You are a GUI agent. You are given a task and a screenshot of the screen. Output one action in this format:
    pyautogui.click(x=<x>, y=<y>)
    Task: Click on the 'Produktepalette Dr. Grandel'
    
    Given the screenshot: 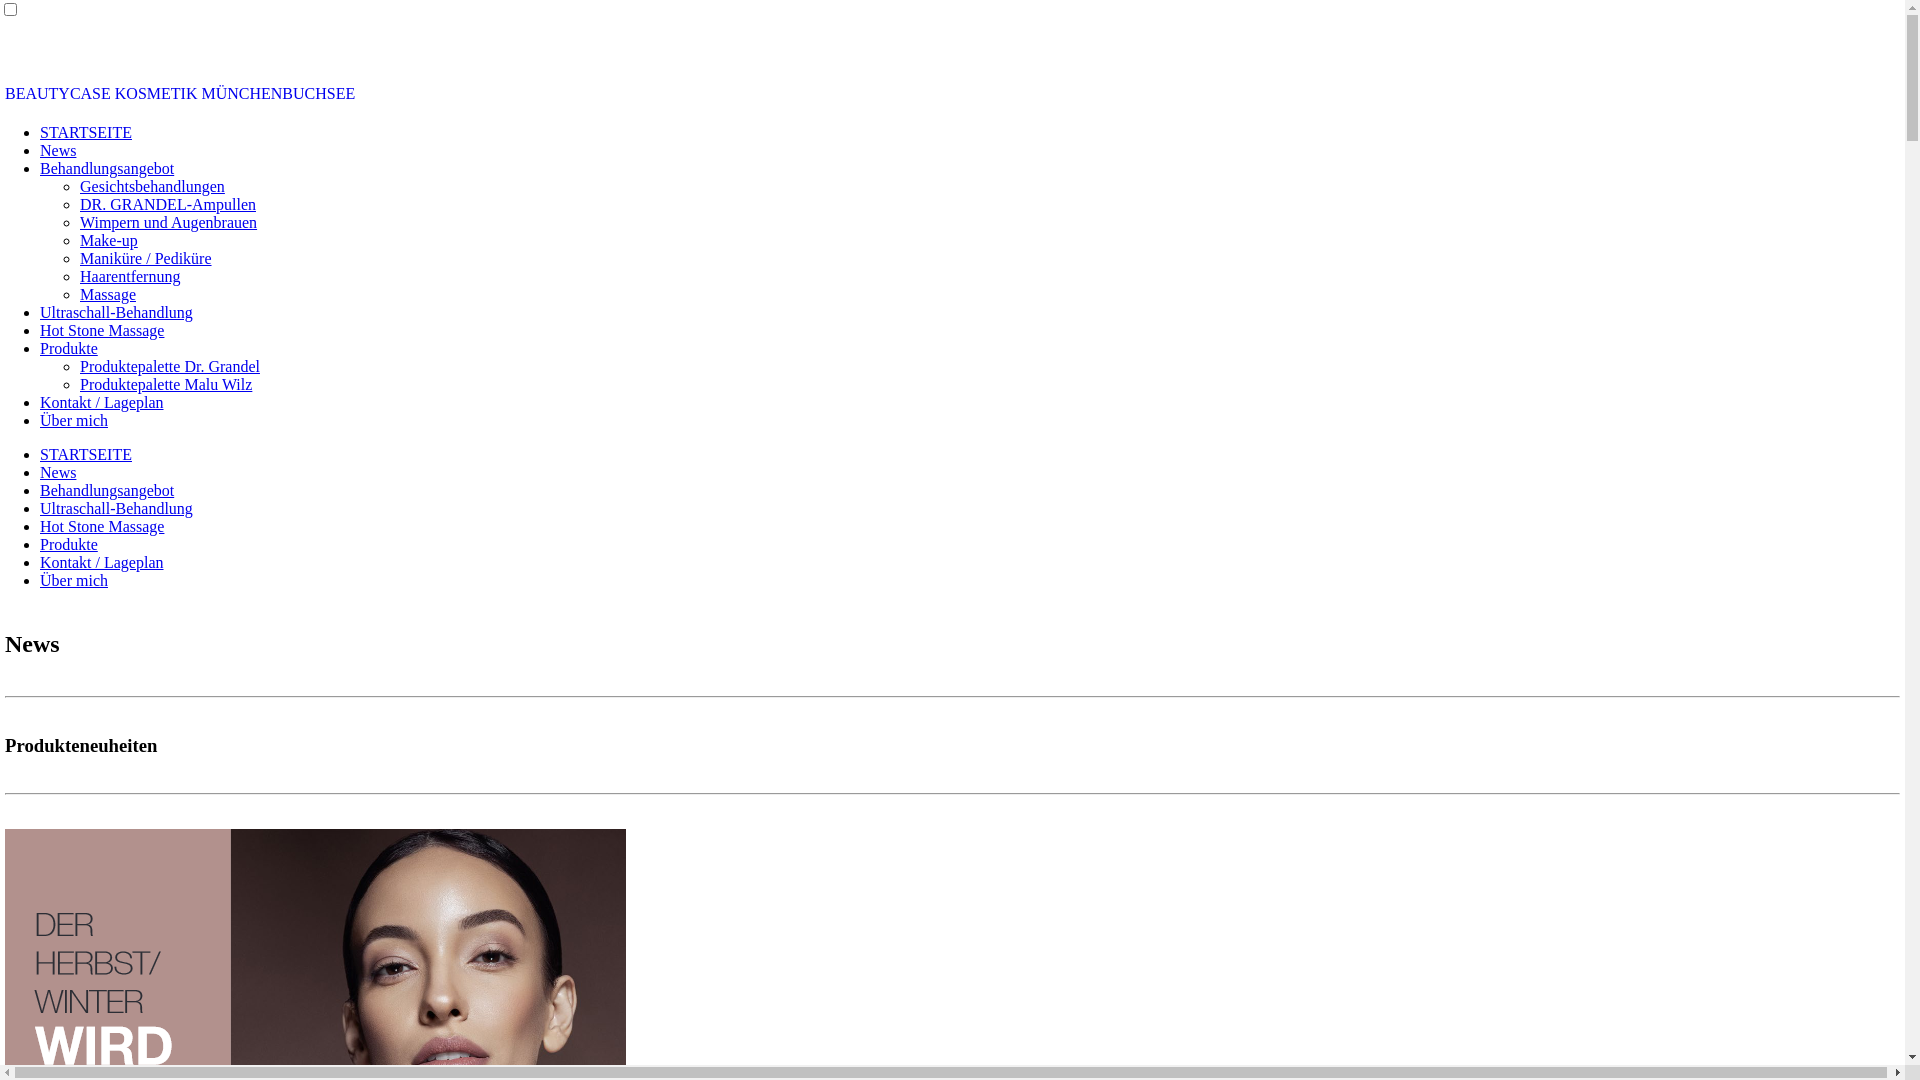 What is the action you would take?
    pyautogui.click(x=169, y=366)
    